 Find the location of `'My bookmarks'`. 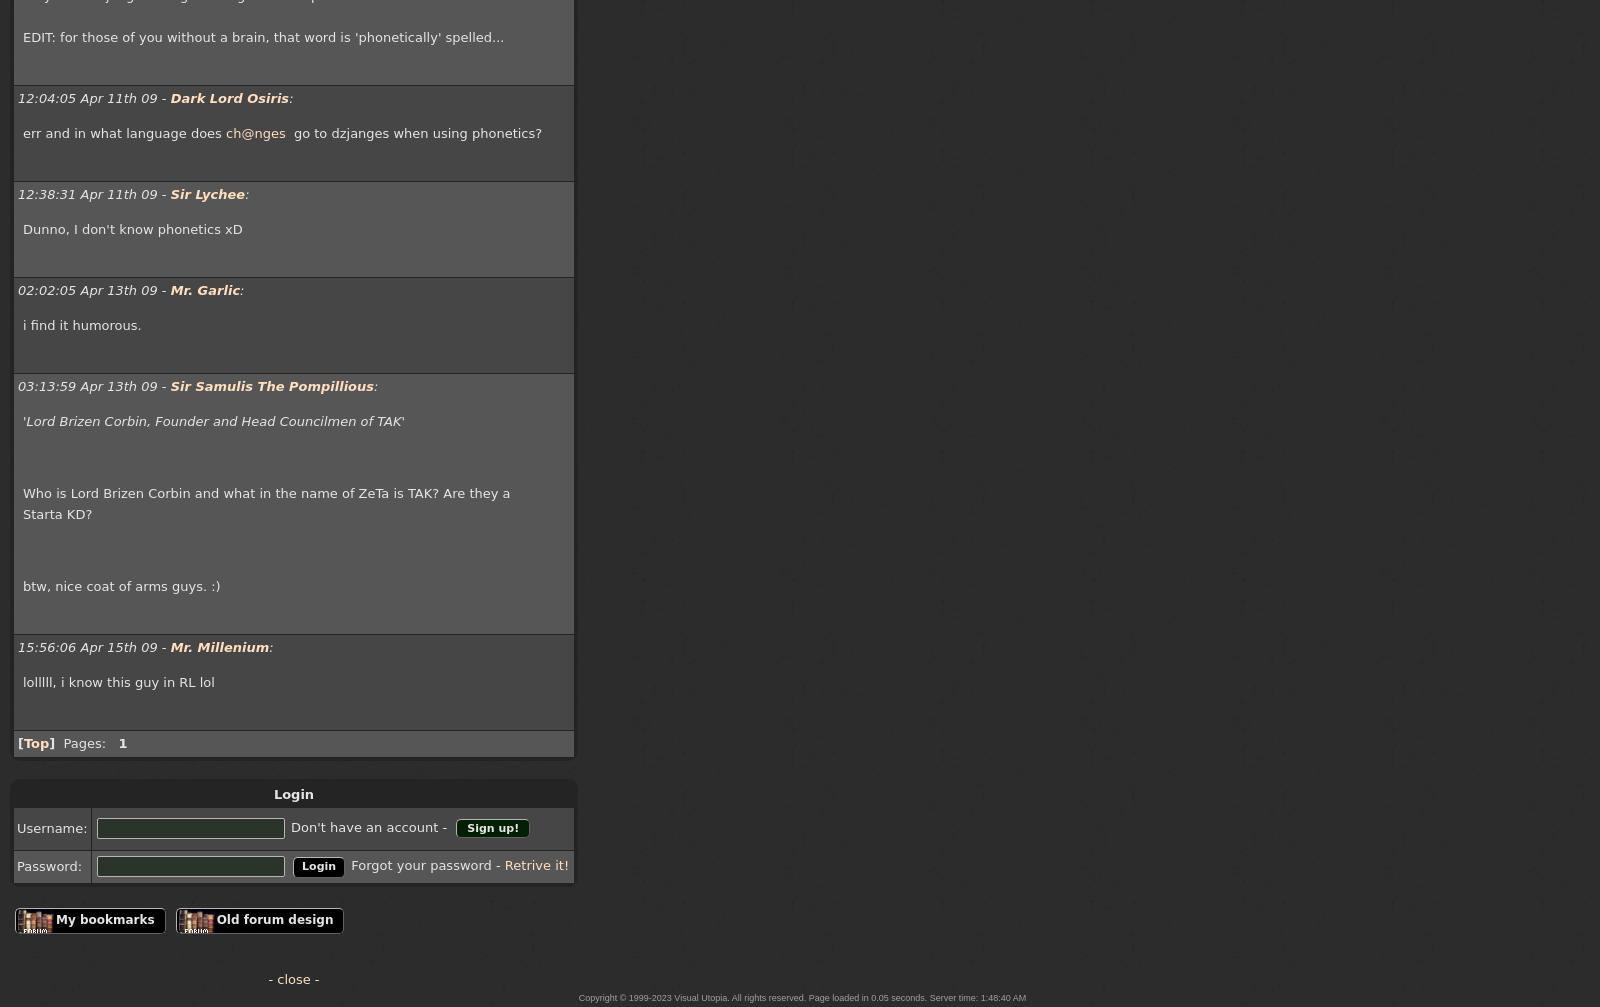

'My bookmarks' is located at coordinates (103, 917).